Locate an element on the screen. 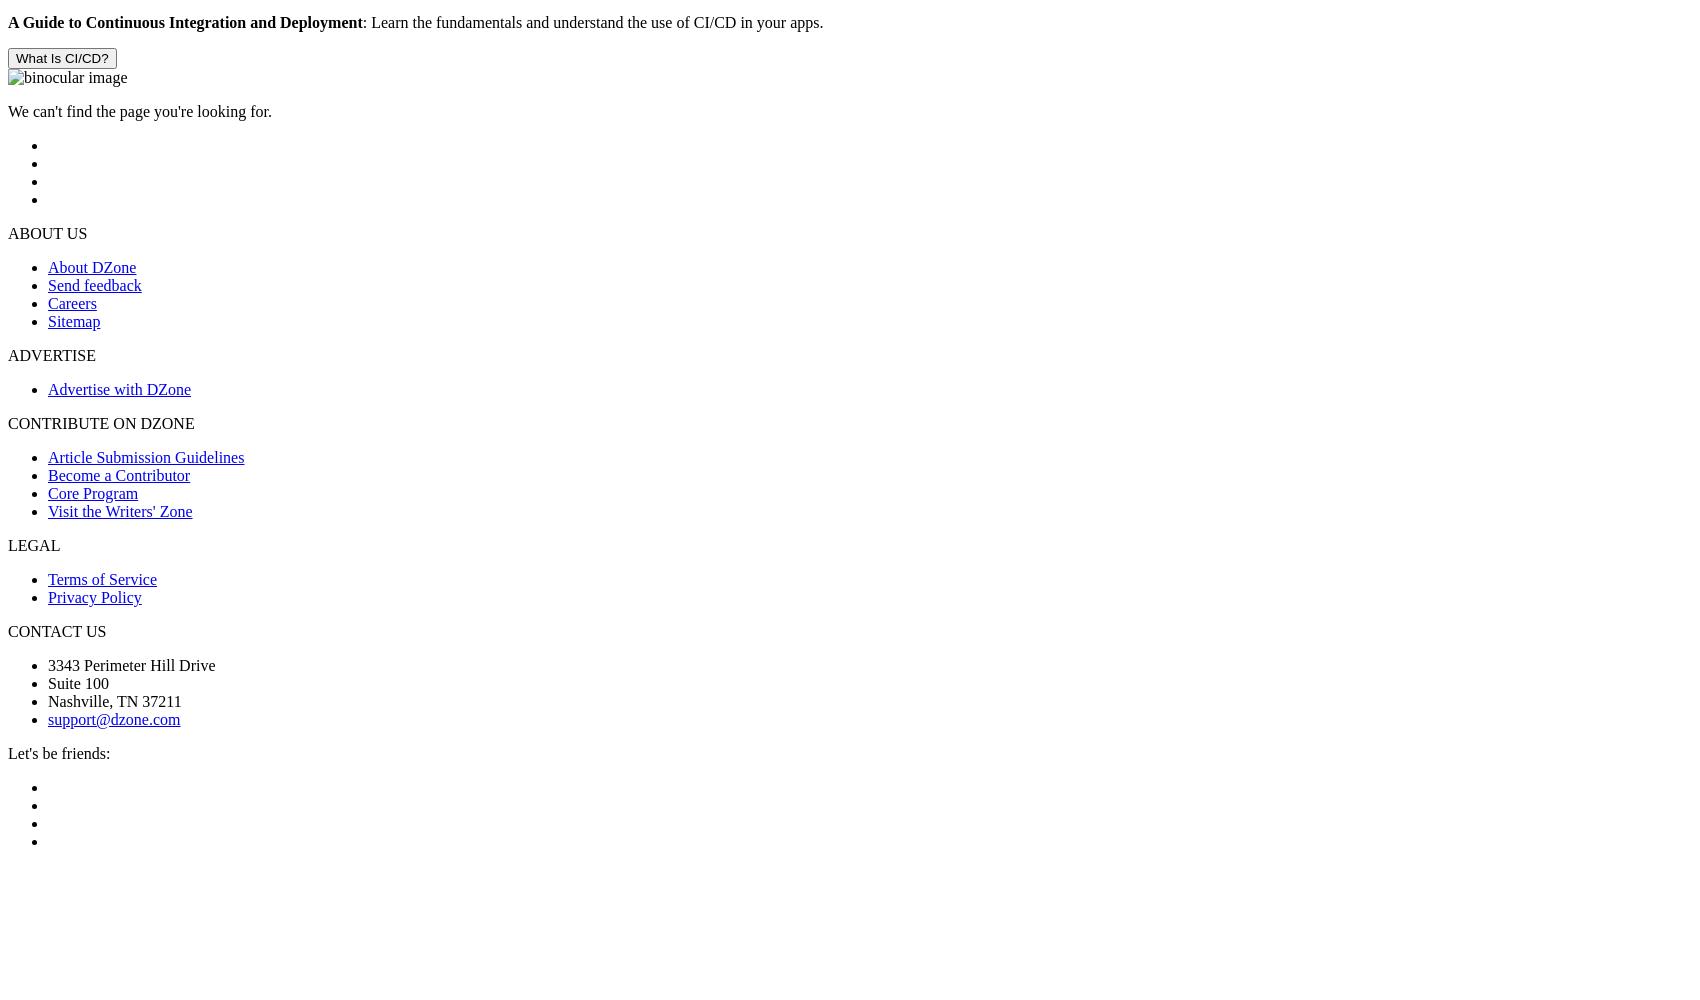 This screenshot has width=1700, height=1000. 'ABOUT US' is located at coordinates (47, 232).